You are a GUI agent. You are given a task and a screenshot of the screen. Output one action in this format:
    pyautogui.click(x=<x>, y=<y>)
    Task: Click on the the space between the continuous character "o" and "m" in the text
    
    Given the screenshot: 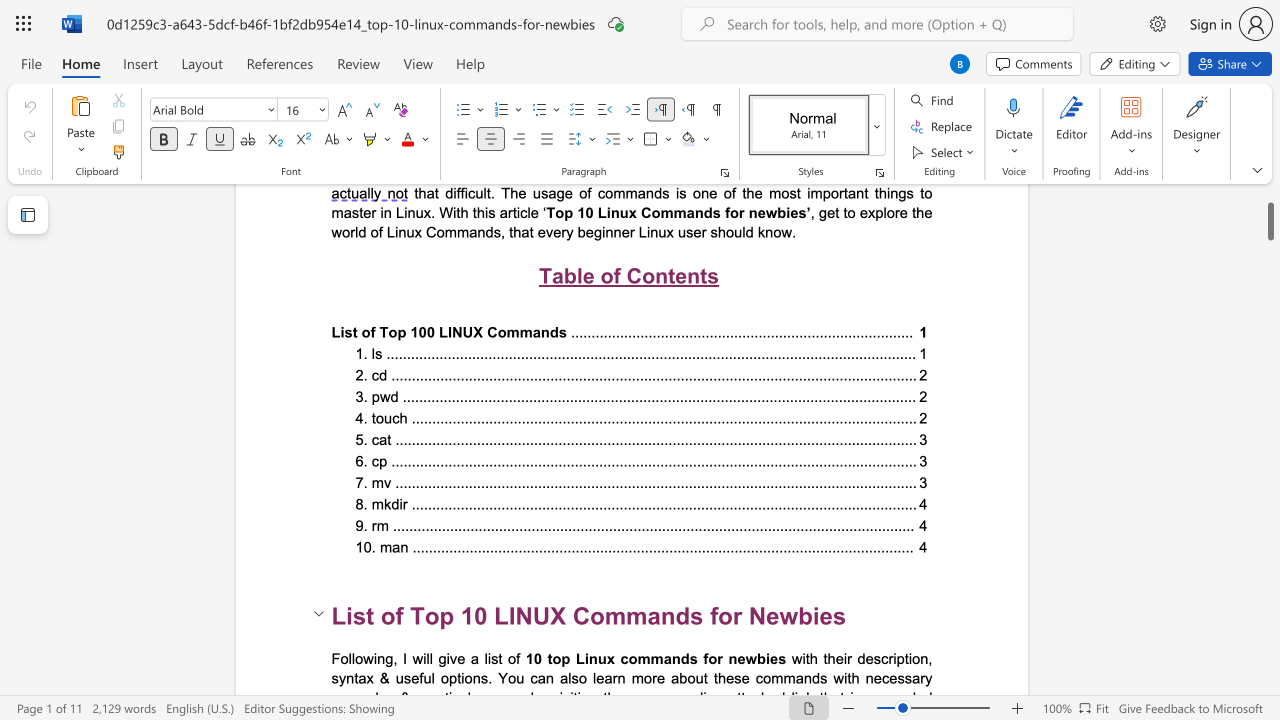 What is the action you would take?
    pyautogui.click(x=605, y=615)
    